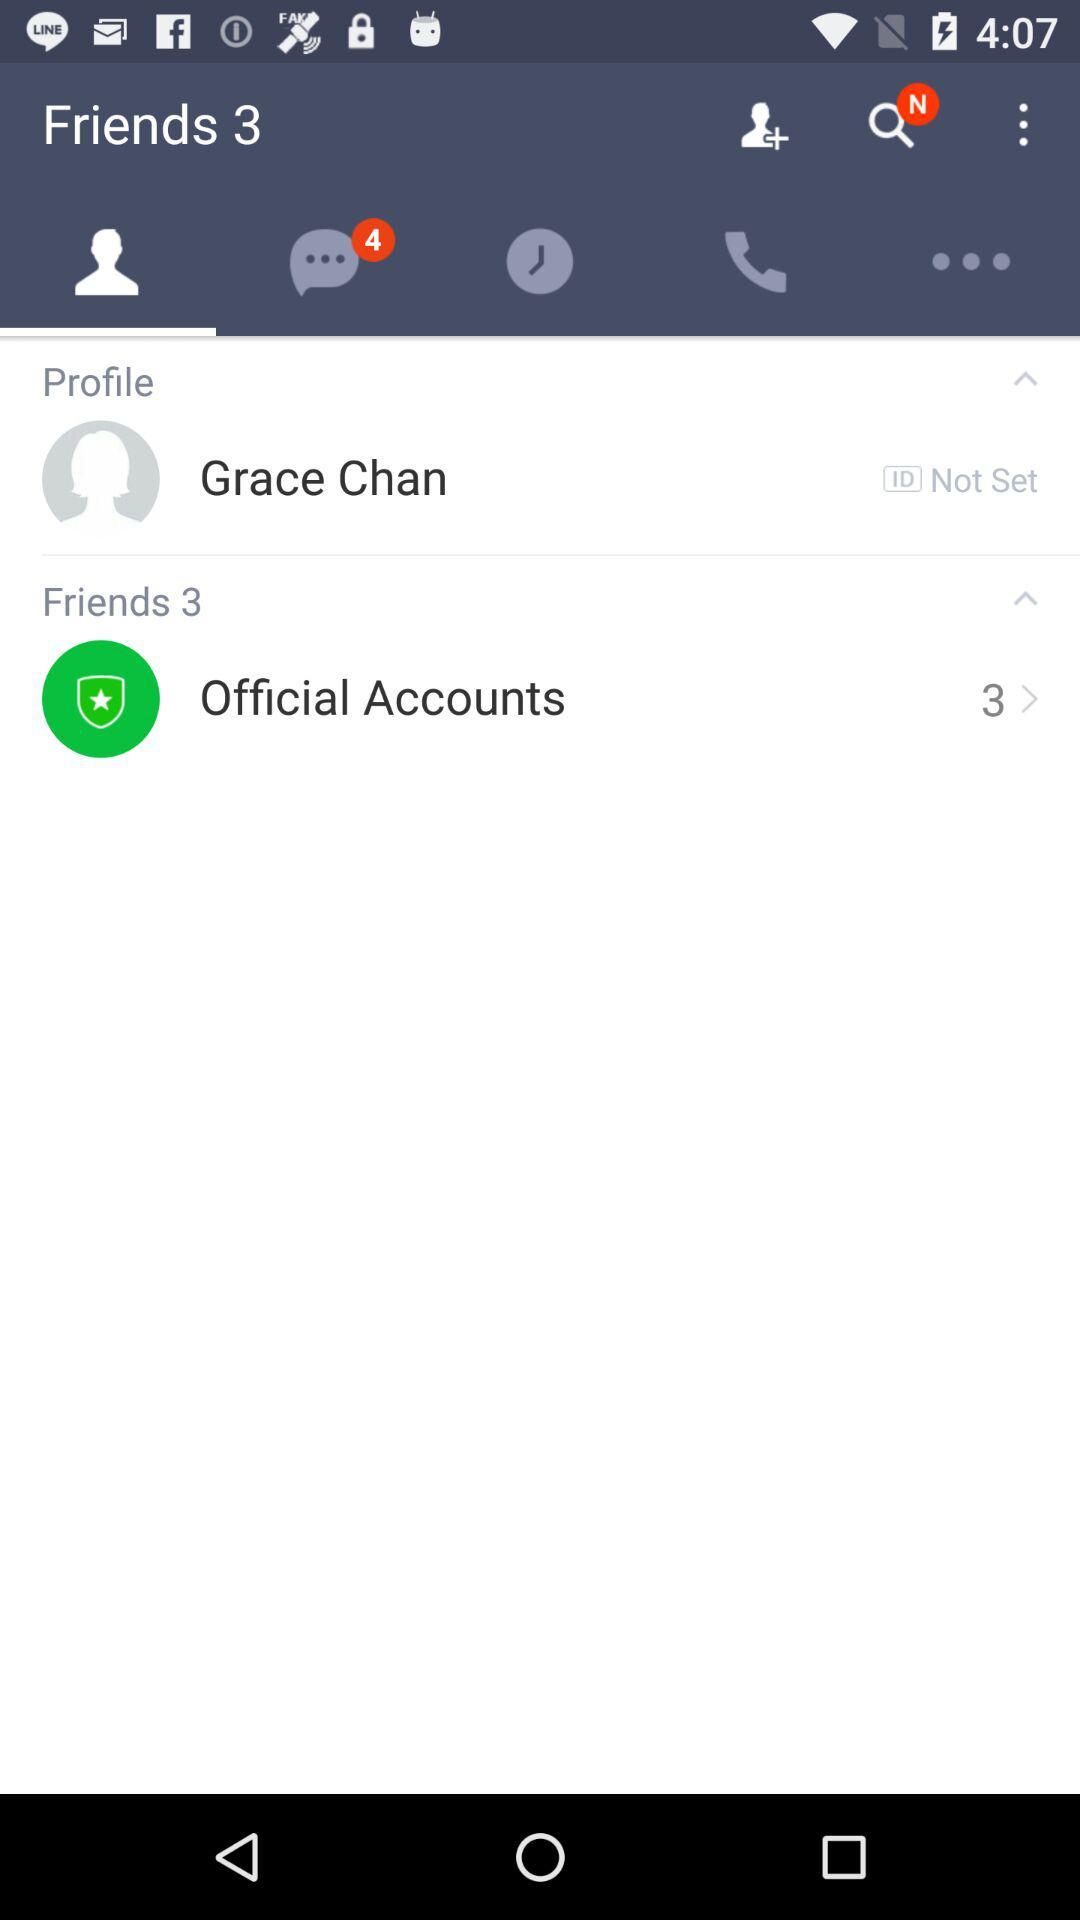 The width and height of the screenshot is (1080, 1920). Describe the element at coordinates (756, 261) in the screenshot. I see `the call icon` at that location.